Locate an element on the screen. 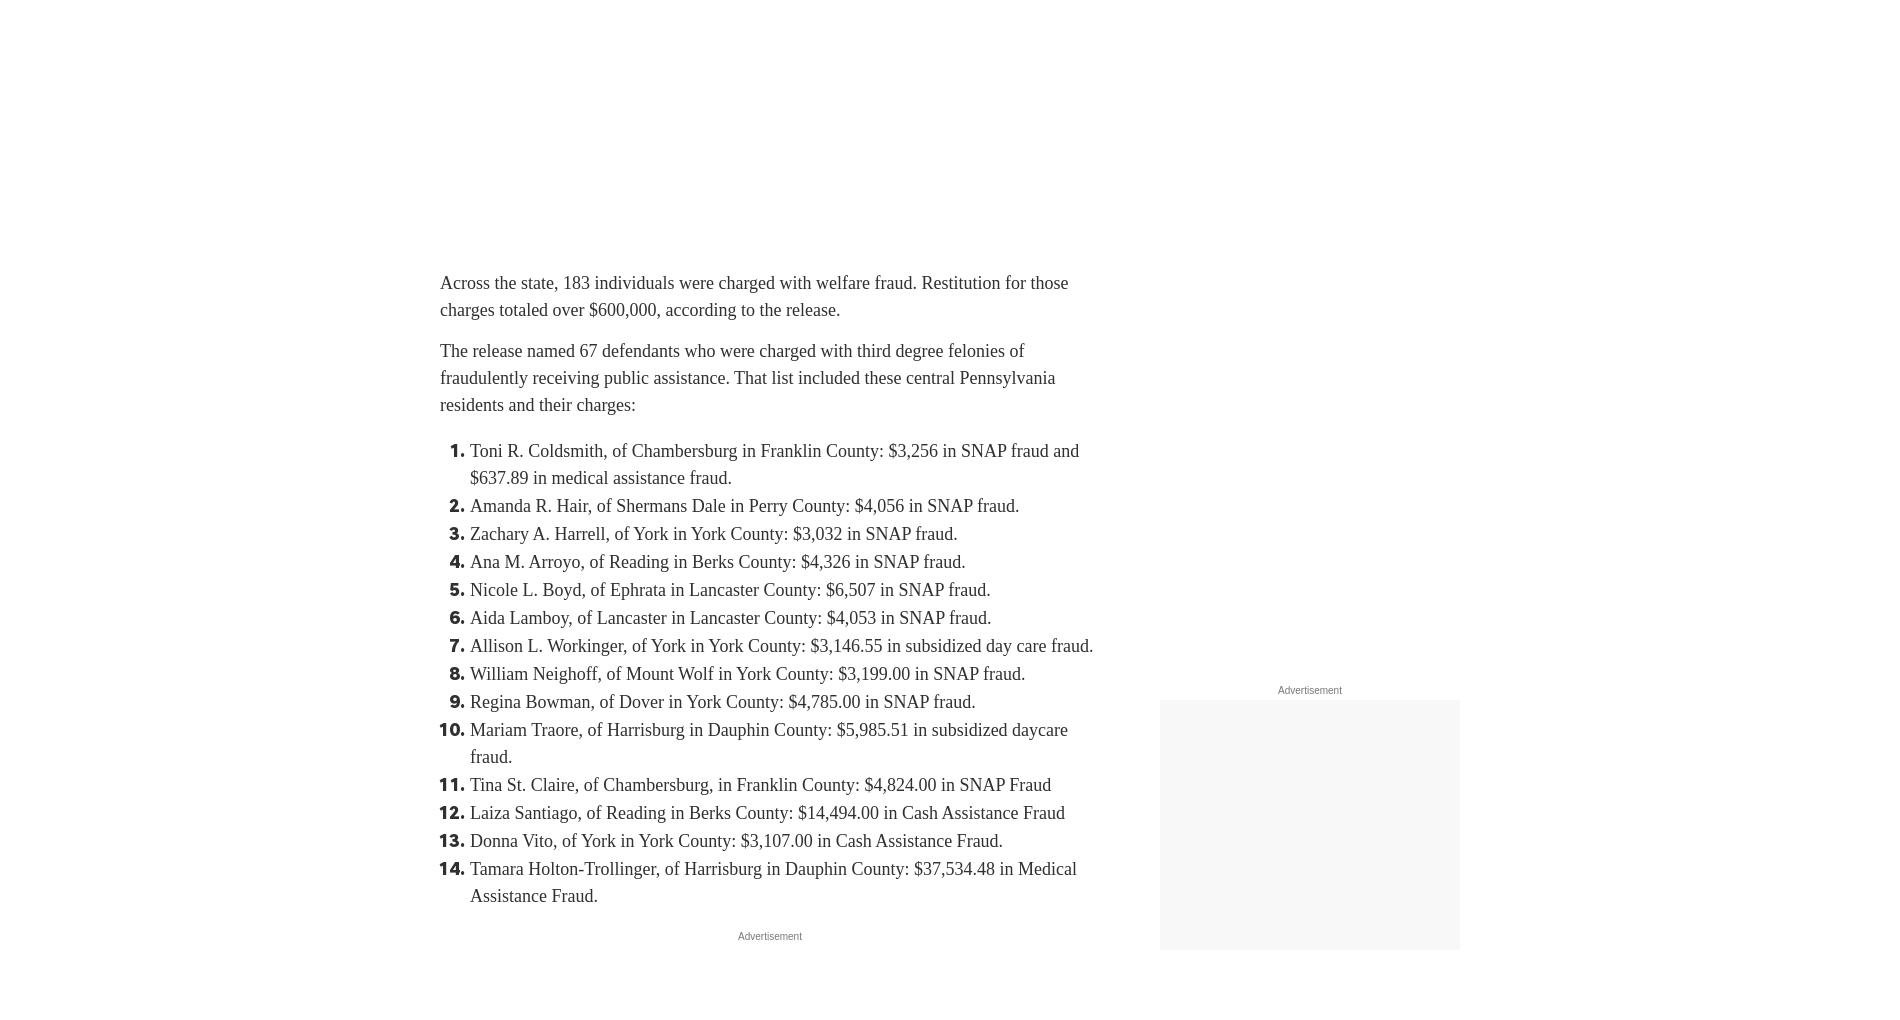 This screenshot has height=1020, width=1900. 'Ana M. Arroyo, of Reading in Berks County: $4,326 in SNAP fraud.' is located at coordinates (716, 562).